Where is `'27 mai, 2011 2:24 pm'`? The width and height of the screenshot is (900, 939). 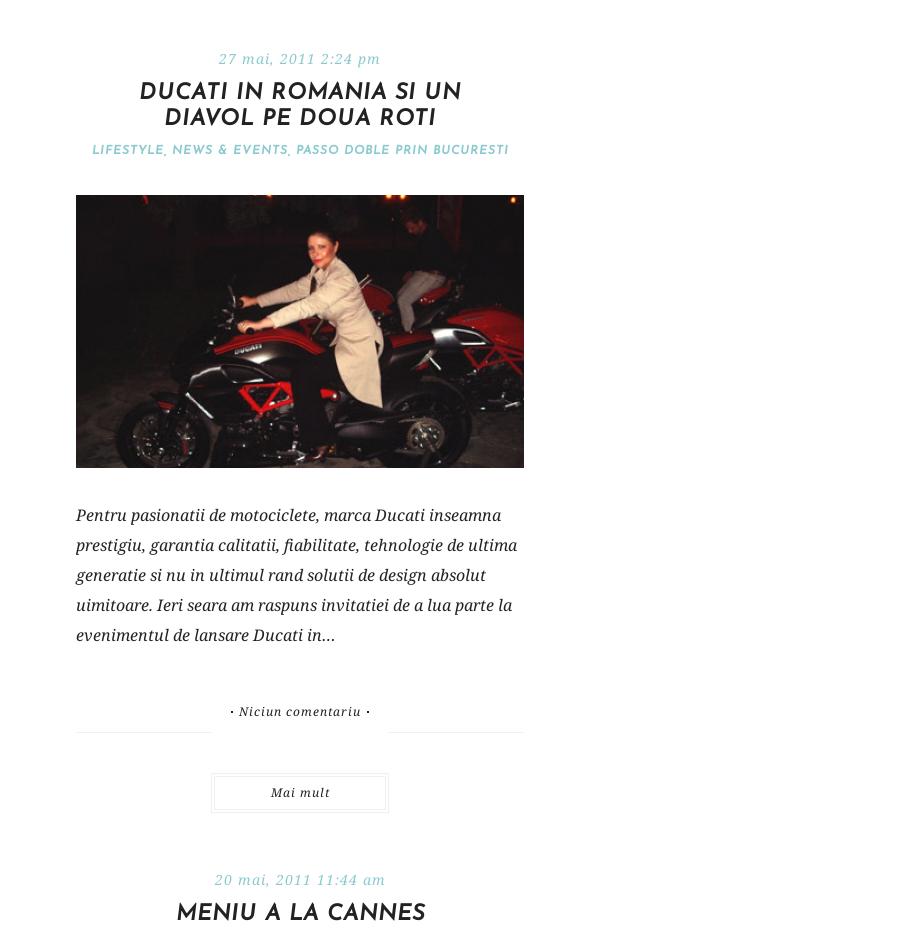
'27 mai, 2011 2:24 pm' is located at coordinates (298, 57).